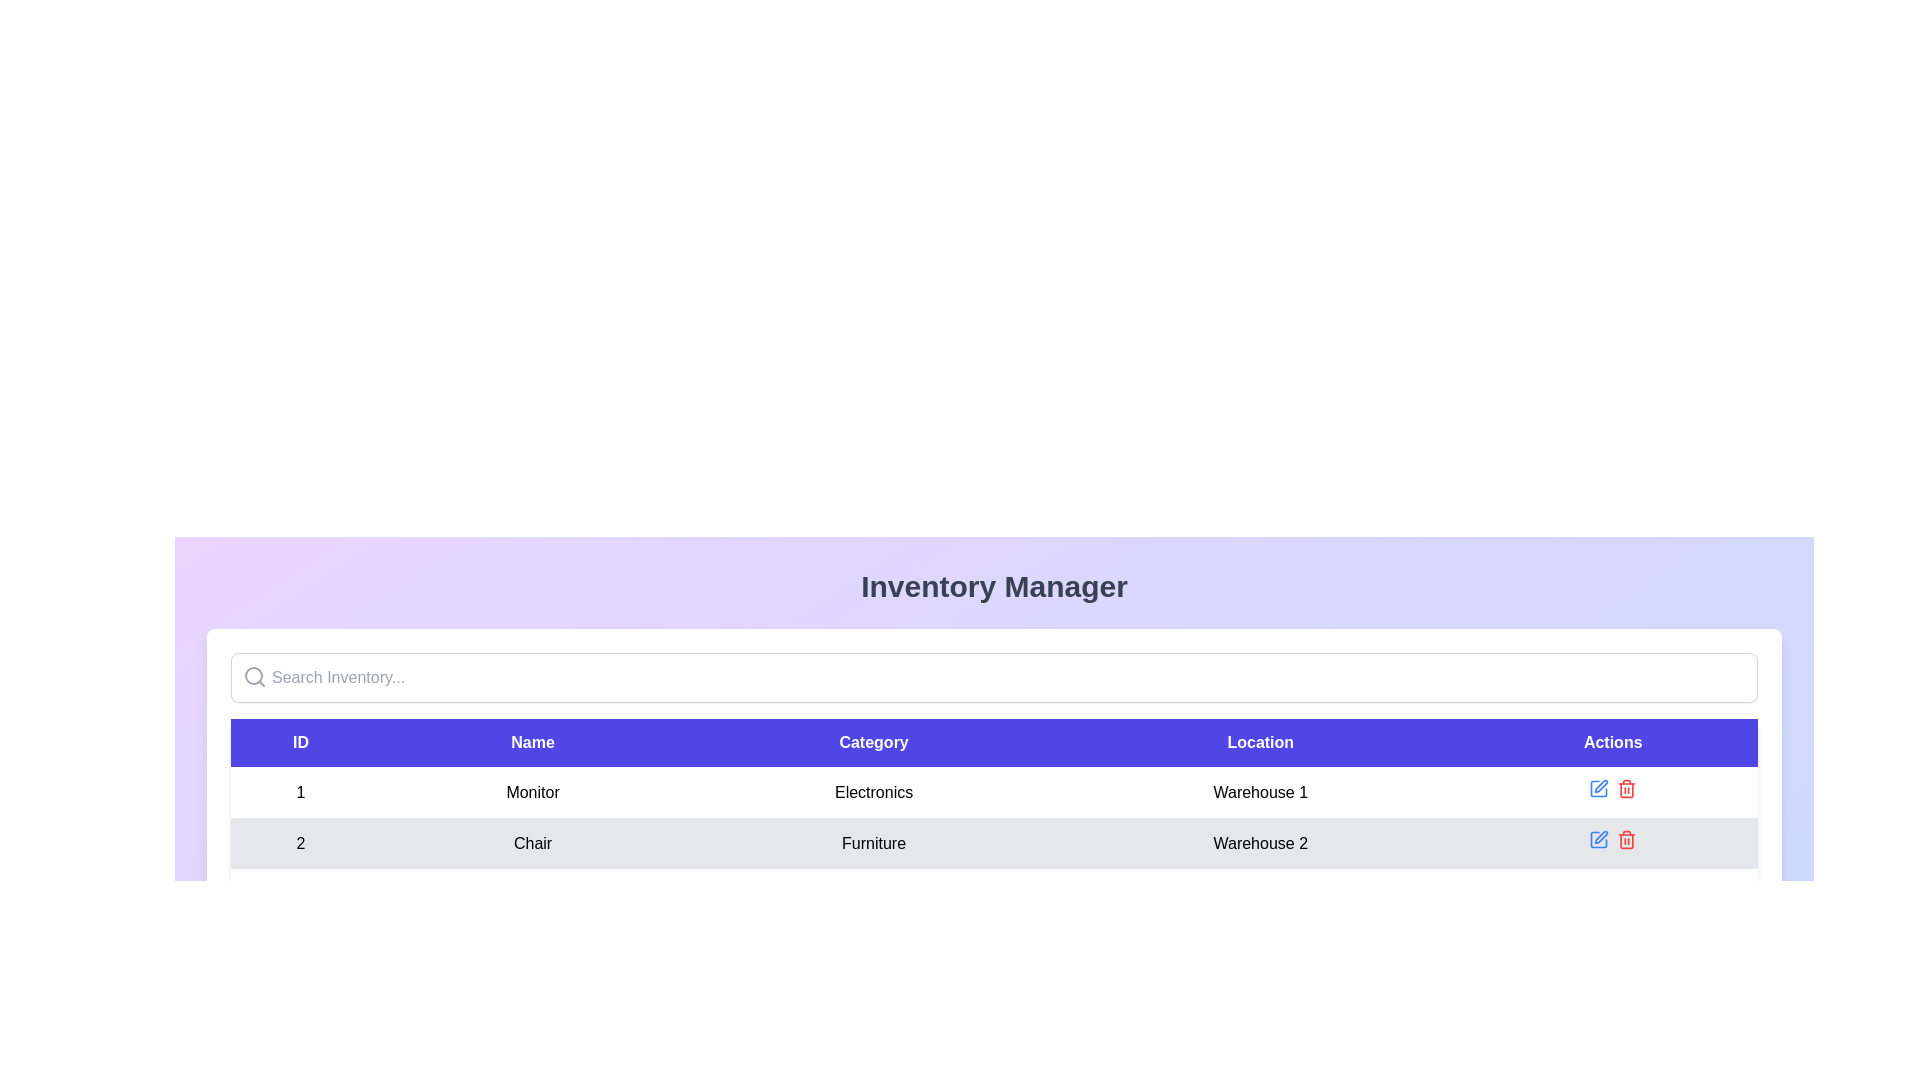 Image resolution: width=1920 pixels, height=1080 pixels. I want to click on the text label displaying 'Furniture' in the 'Category' column of the table, which is positioned centrally in its cell, so click(874, 843).